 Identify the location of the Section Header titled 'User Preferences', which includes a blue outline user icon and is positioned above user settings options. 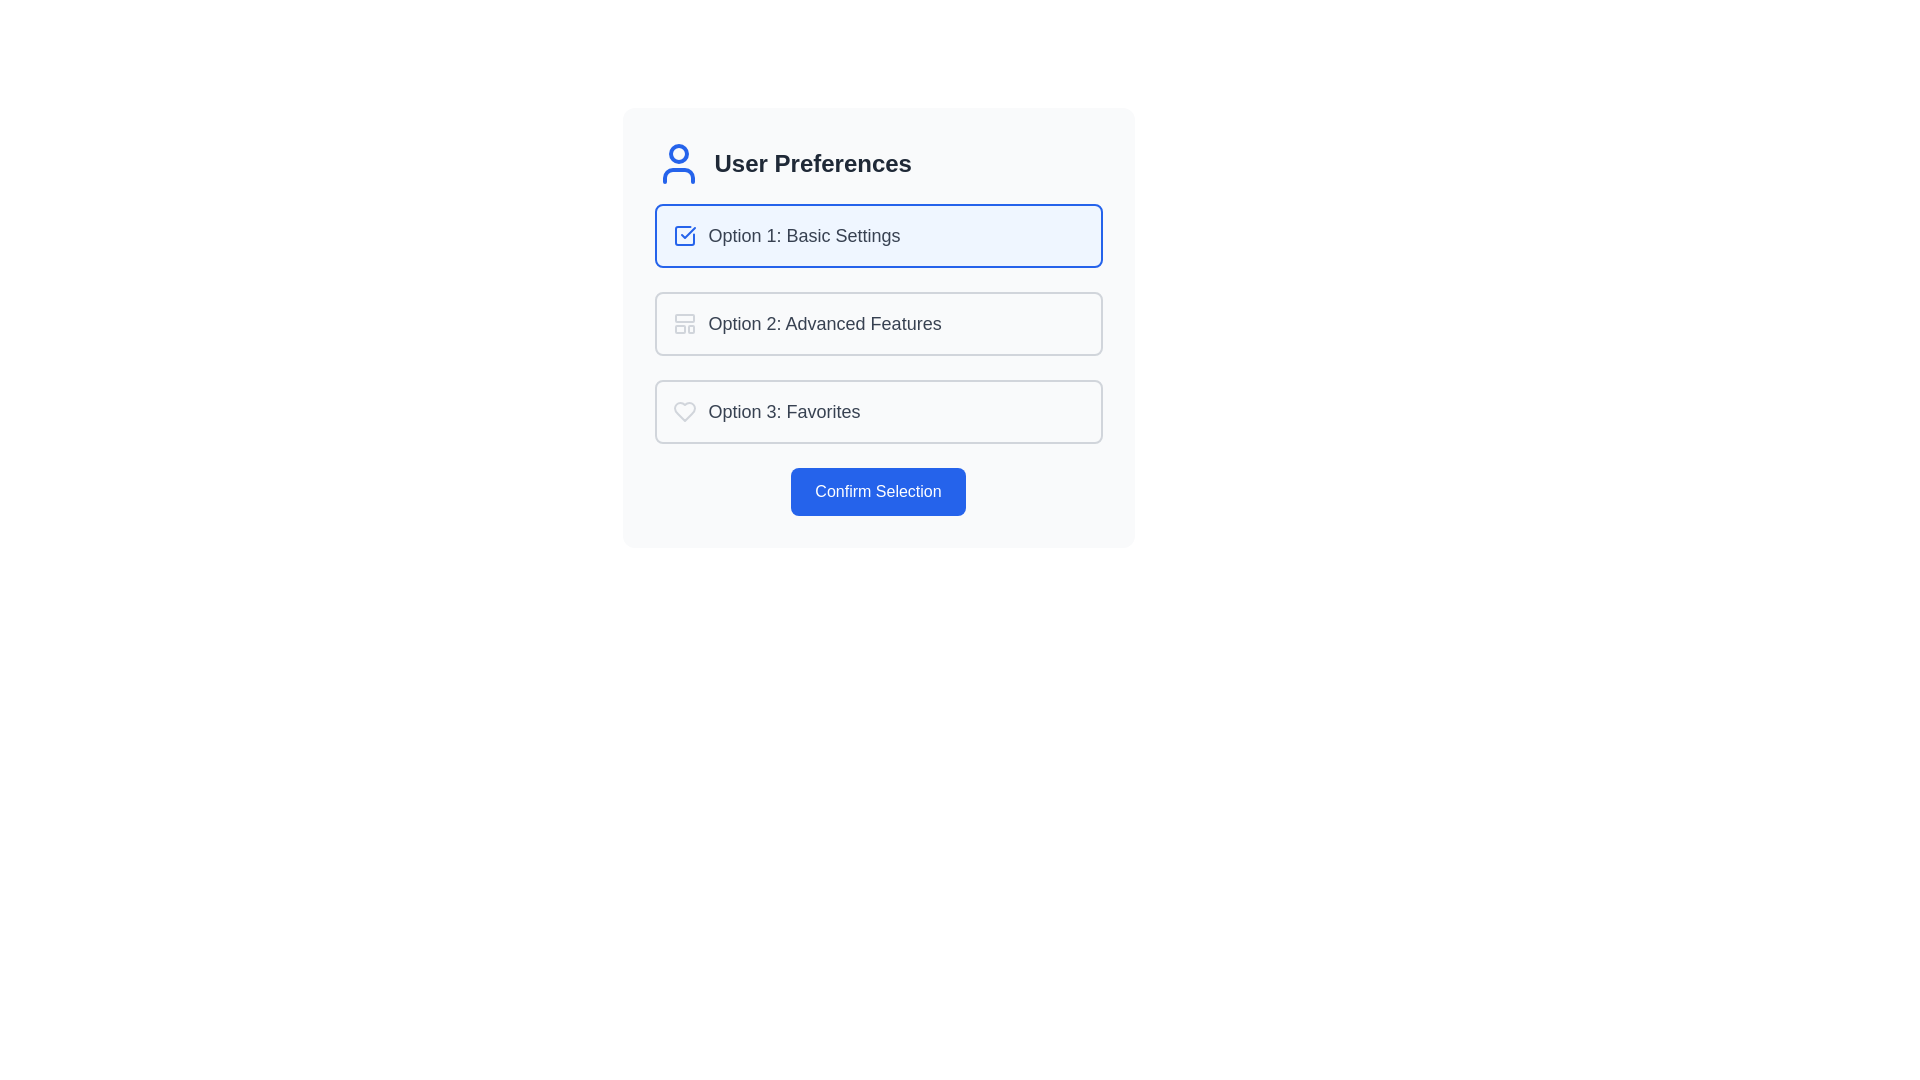
(878, 163).